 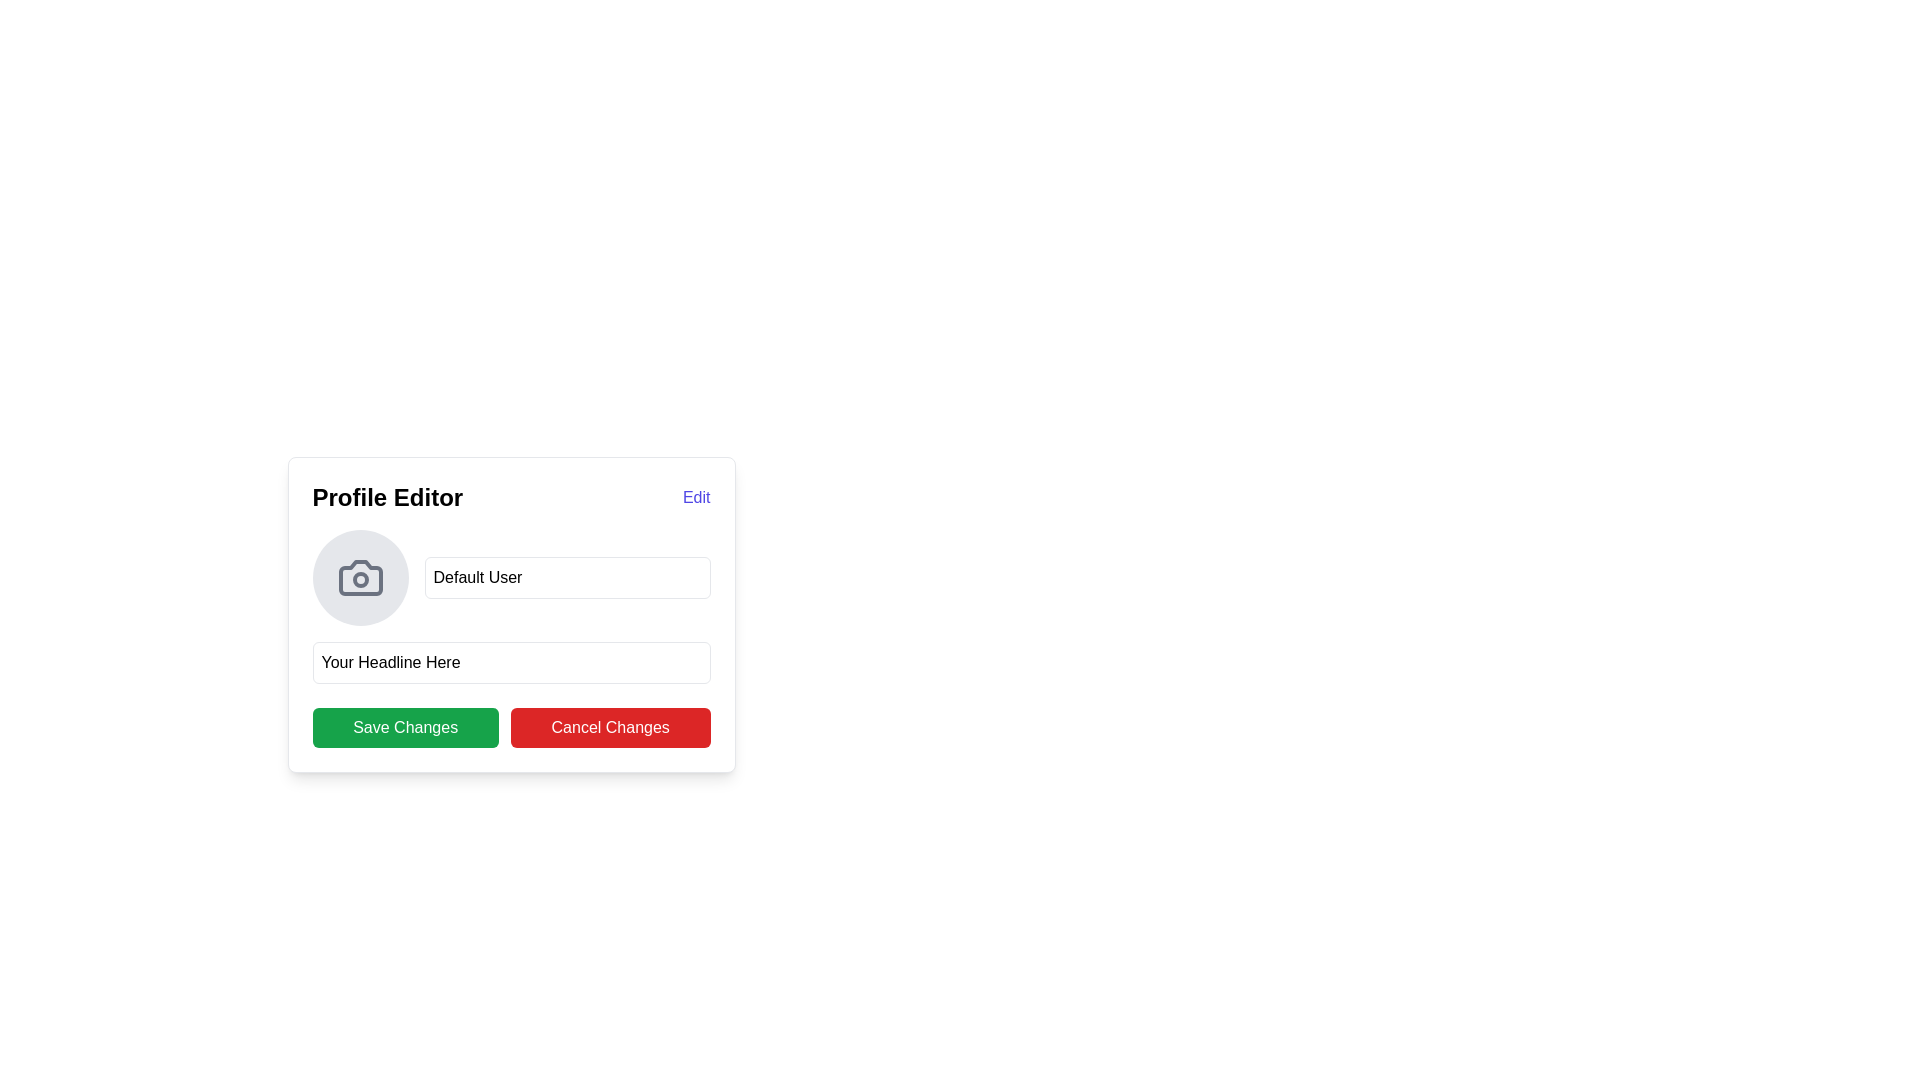 I want to click on the 'Edit' button, so click(x=696, y=496).